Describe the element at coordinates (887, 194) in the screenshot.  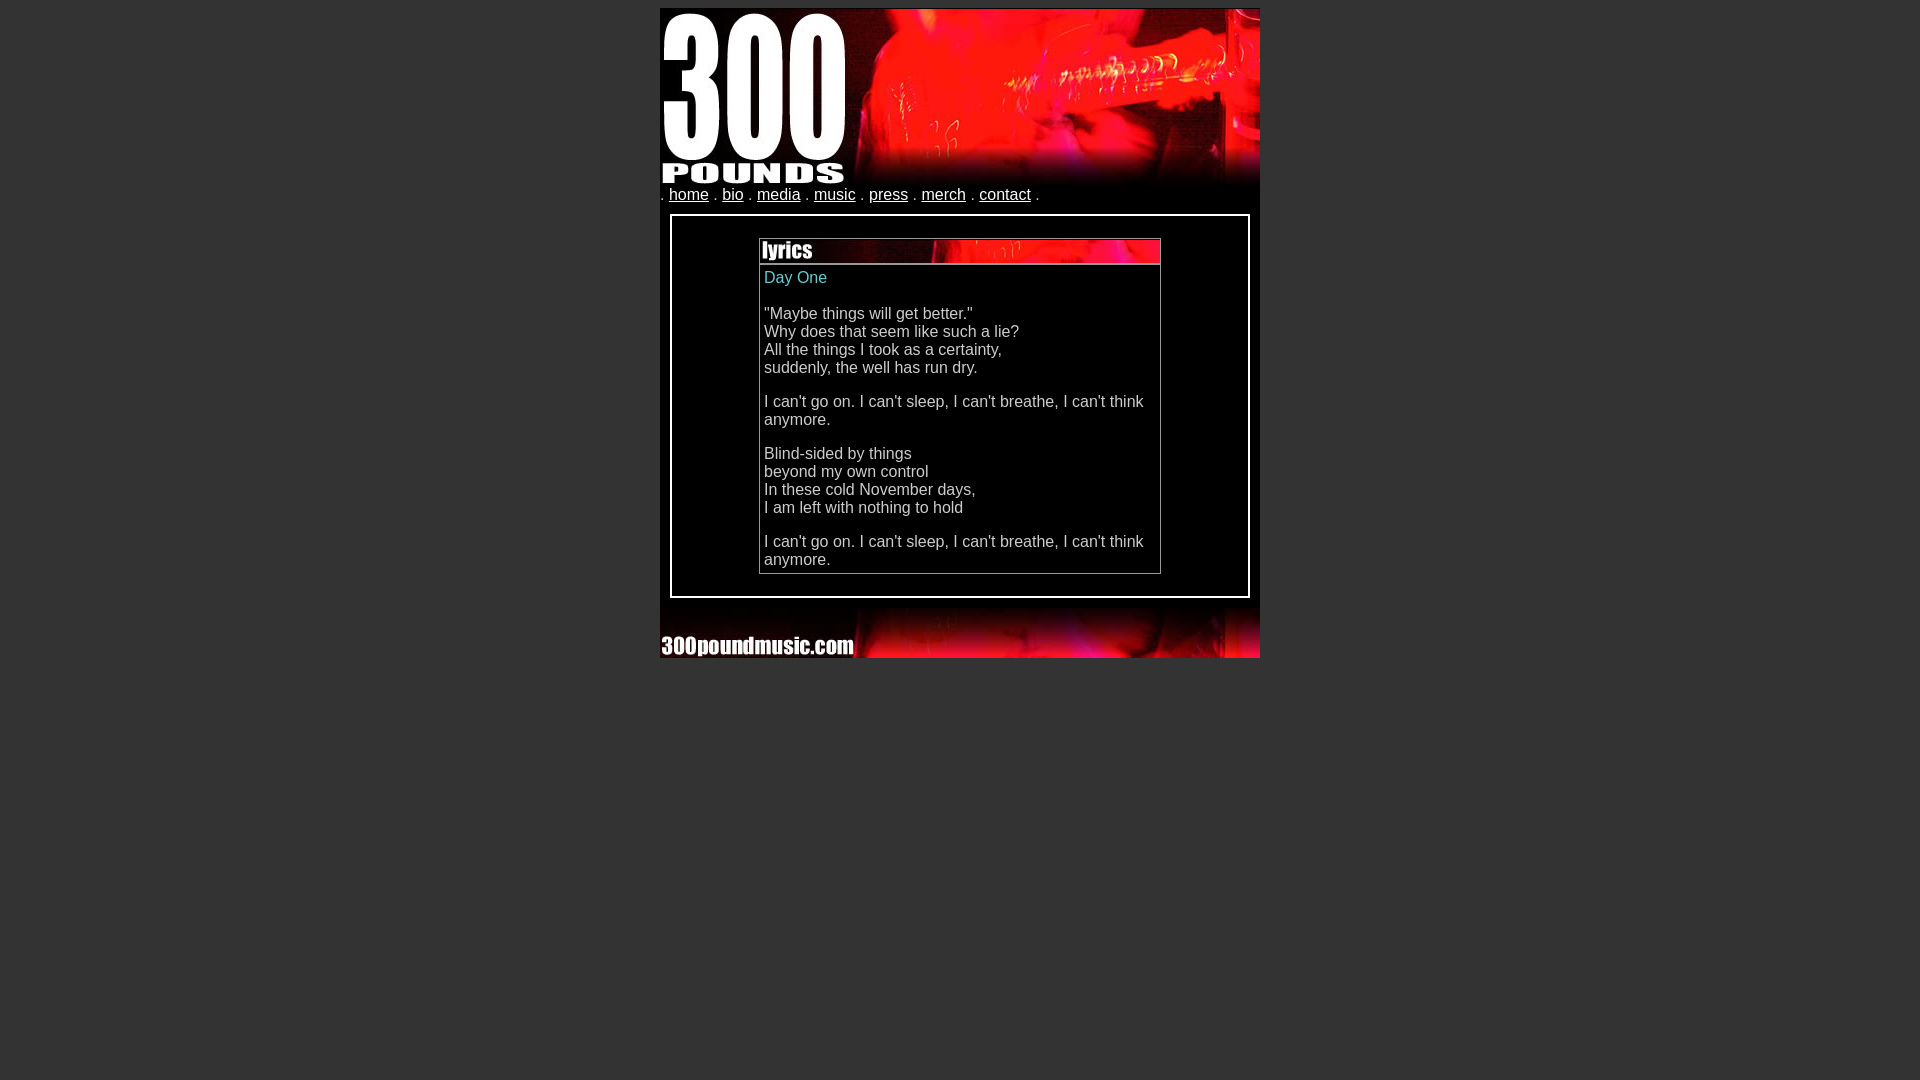
I see `'press'` at that location.